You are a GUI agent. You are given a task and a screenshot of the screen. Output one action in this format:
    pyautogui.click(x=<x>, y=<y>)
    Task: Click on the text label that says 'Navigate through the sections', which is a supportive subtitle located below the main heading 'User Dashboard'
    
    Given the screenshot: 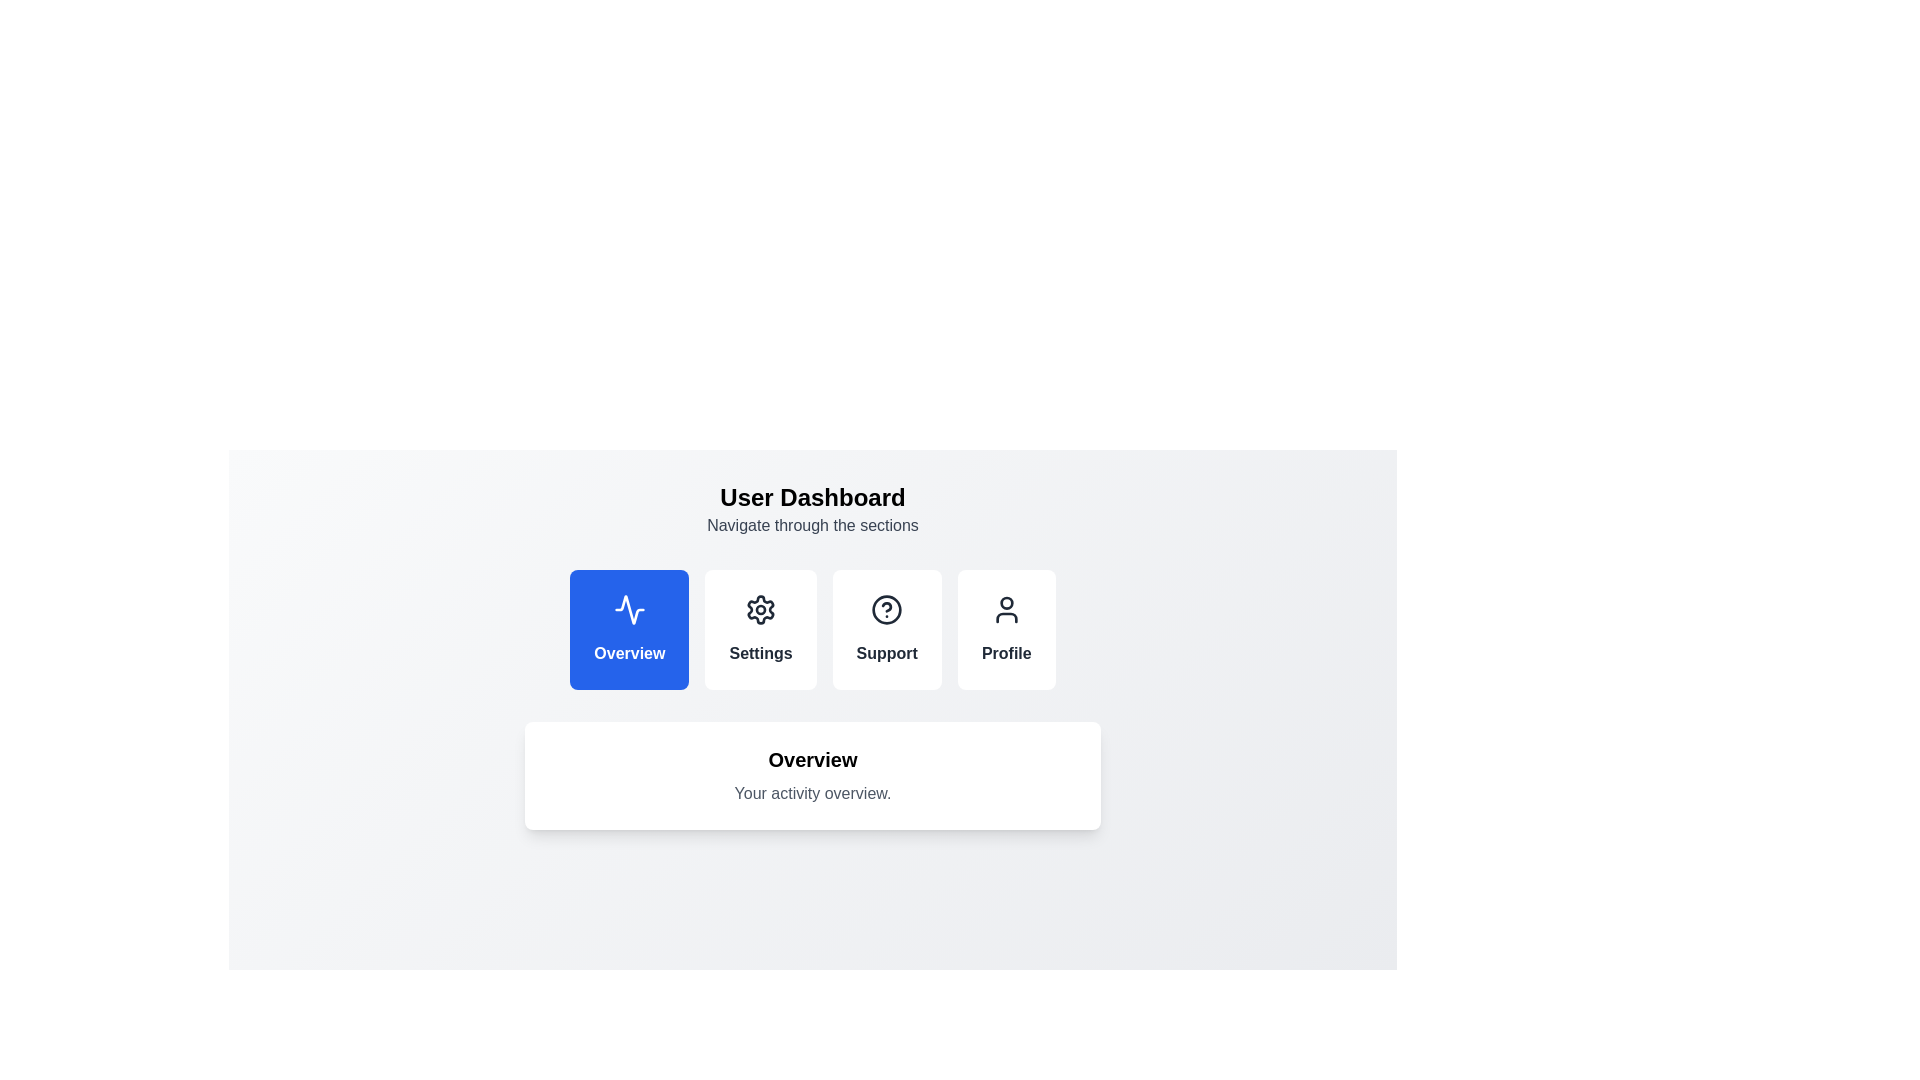 What is the action you would take?
    pyautogui.click(x=812, y=524)
    